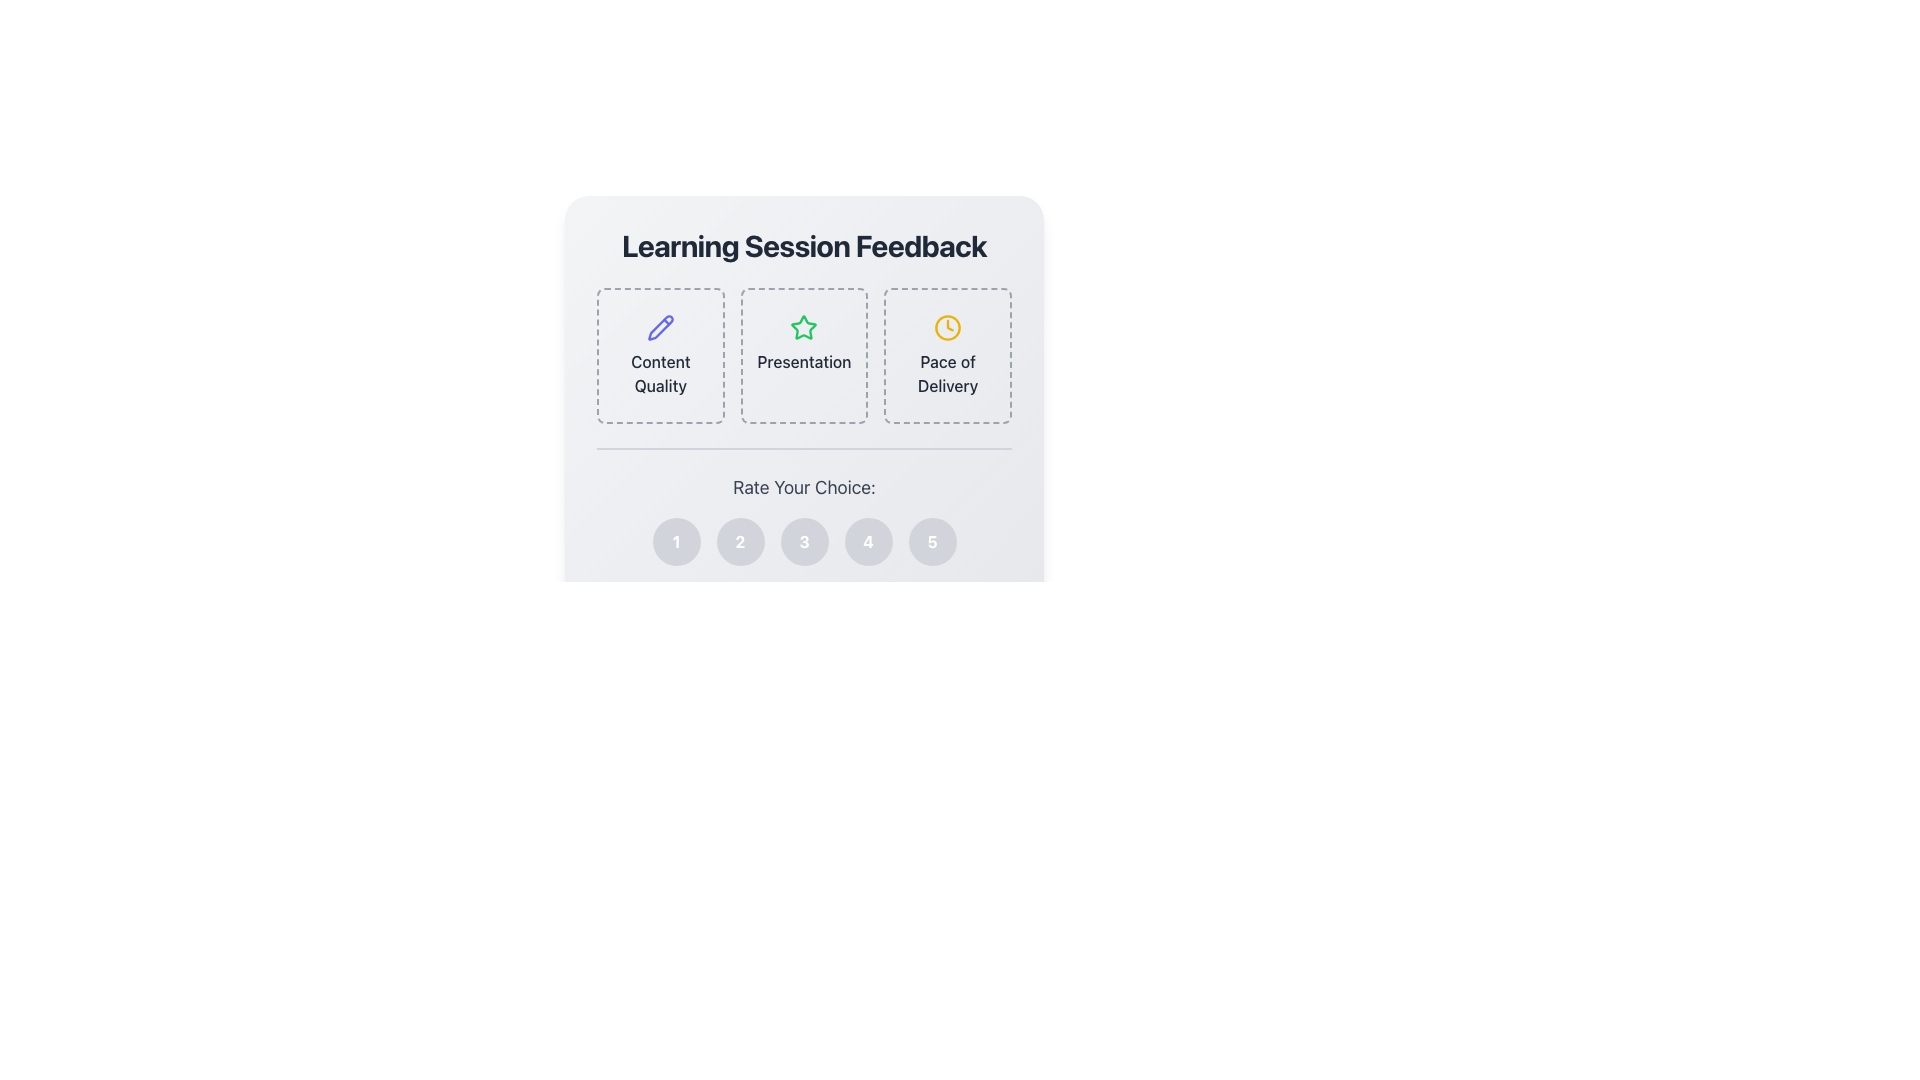  I want to click on the middle interactive card representing 'Presentation' in the learning session feedback section, so click(804, 377).